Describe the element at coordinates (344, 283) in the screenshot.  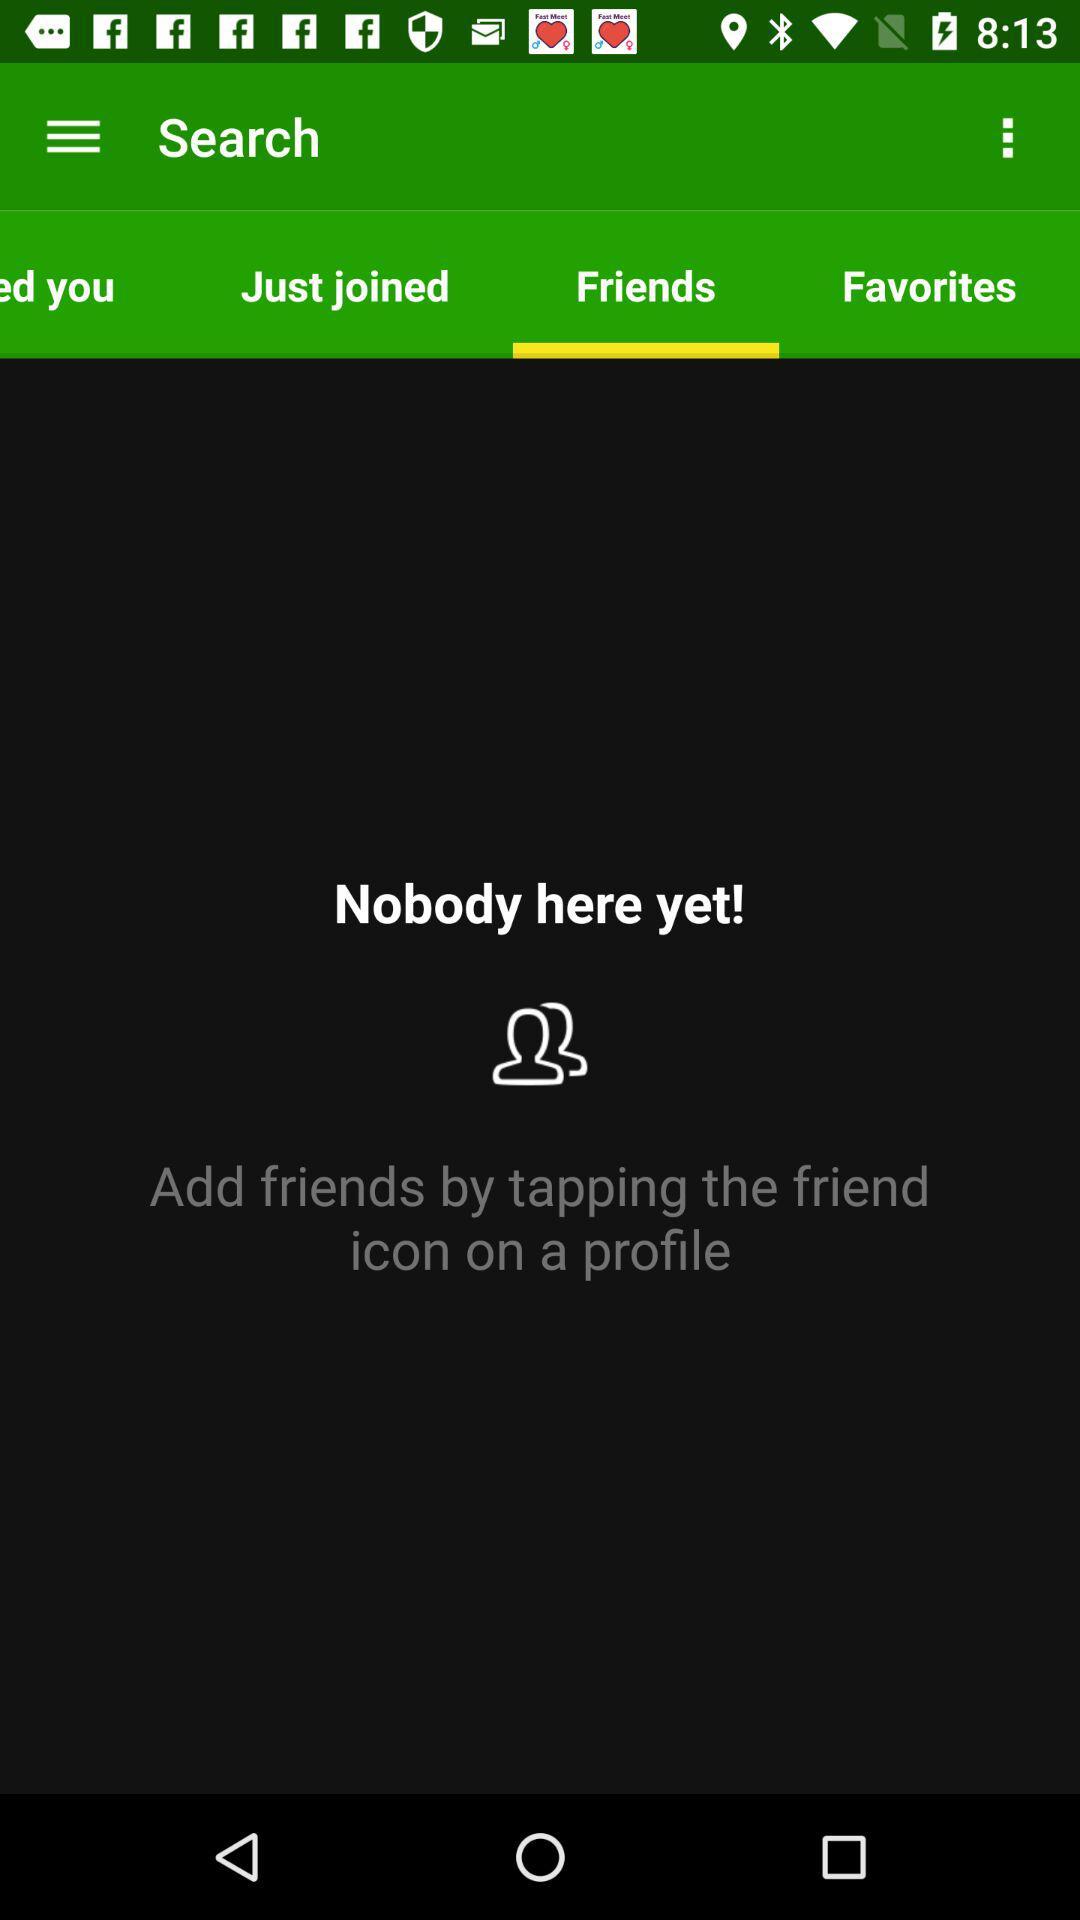
I see `the item to the left of the friends` at that location.